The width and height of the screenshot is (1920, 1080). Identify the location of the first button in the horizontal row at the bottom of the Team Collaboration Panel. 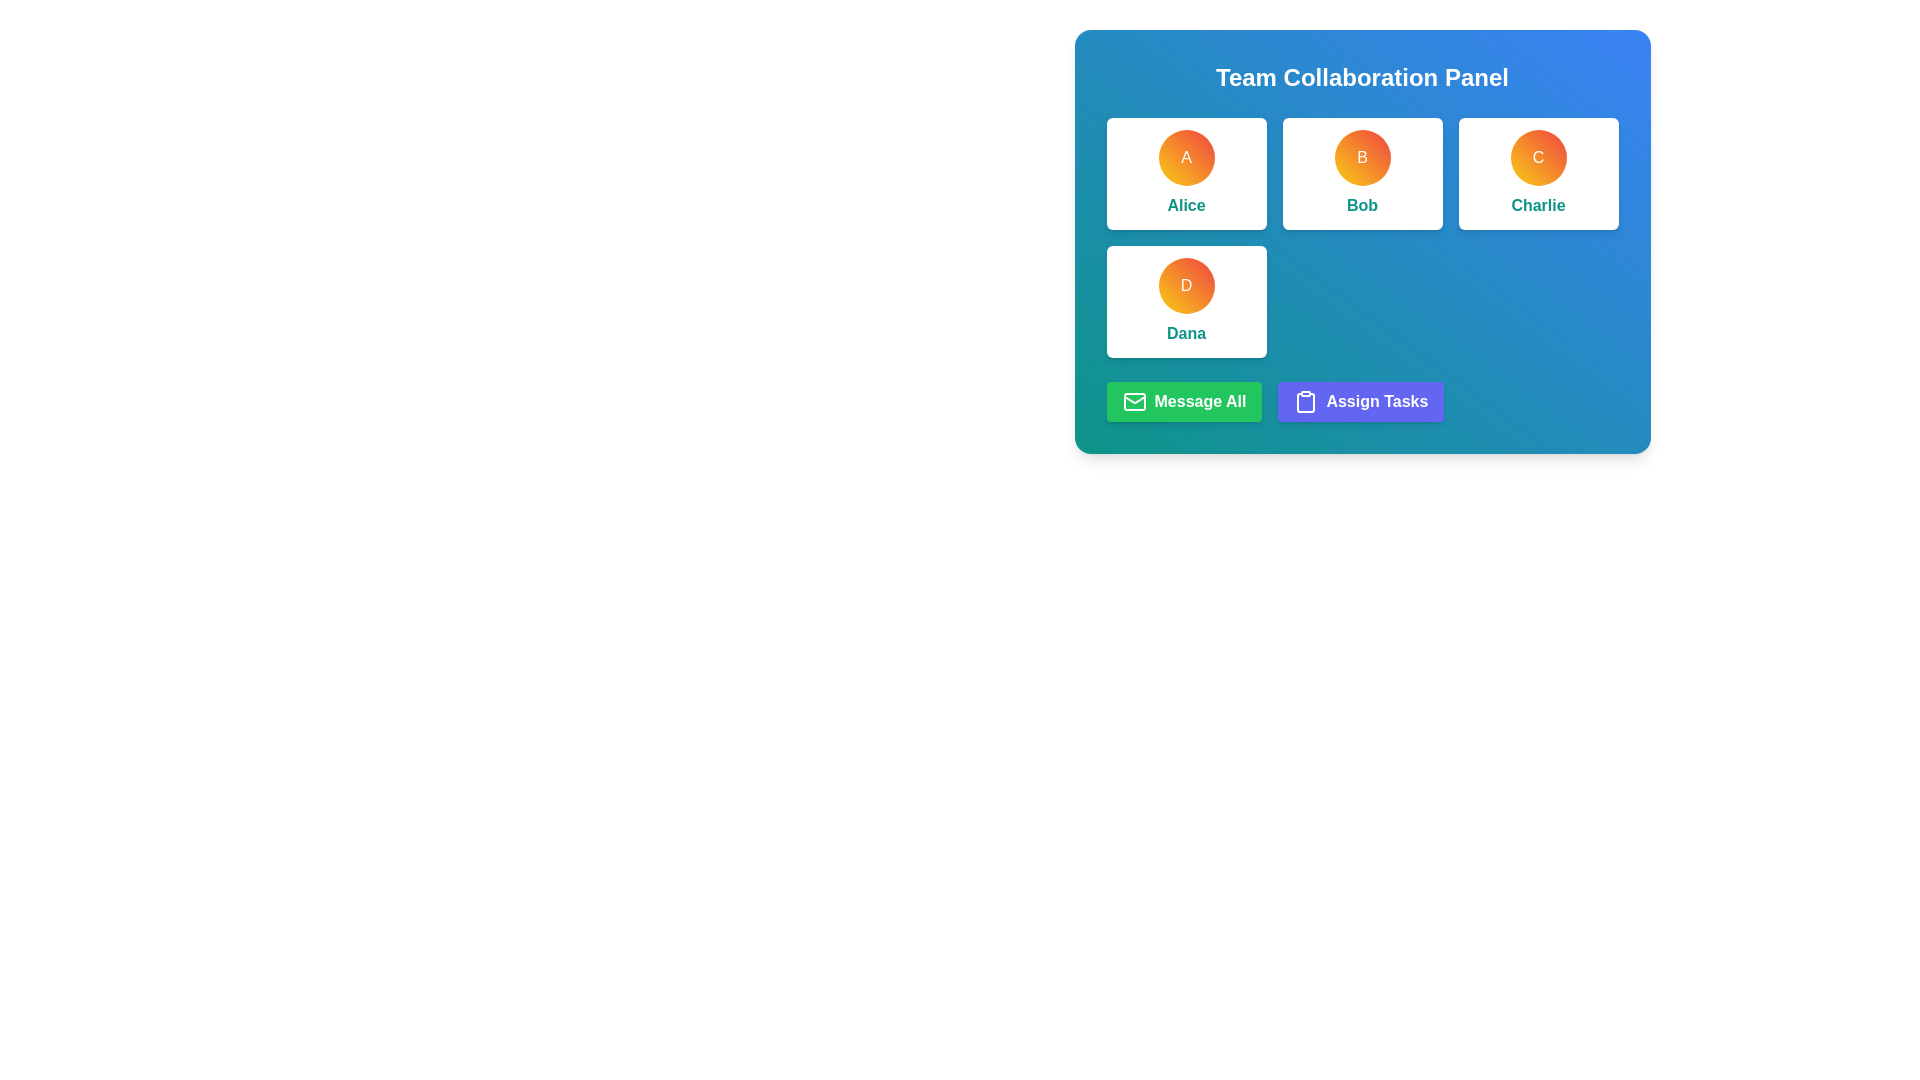
(1184, 401).